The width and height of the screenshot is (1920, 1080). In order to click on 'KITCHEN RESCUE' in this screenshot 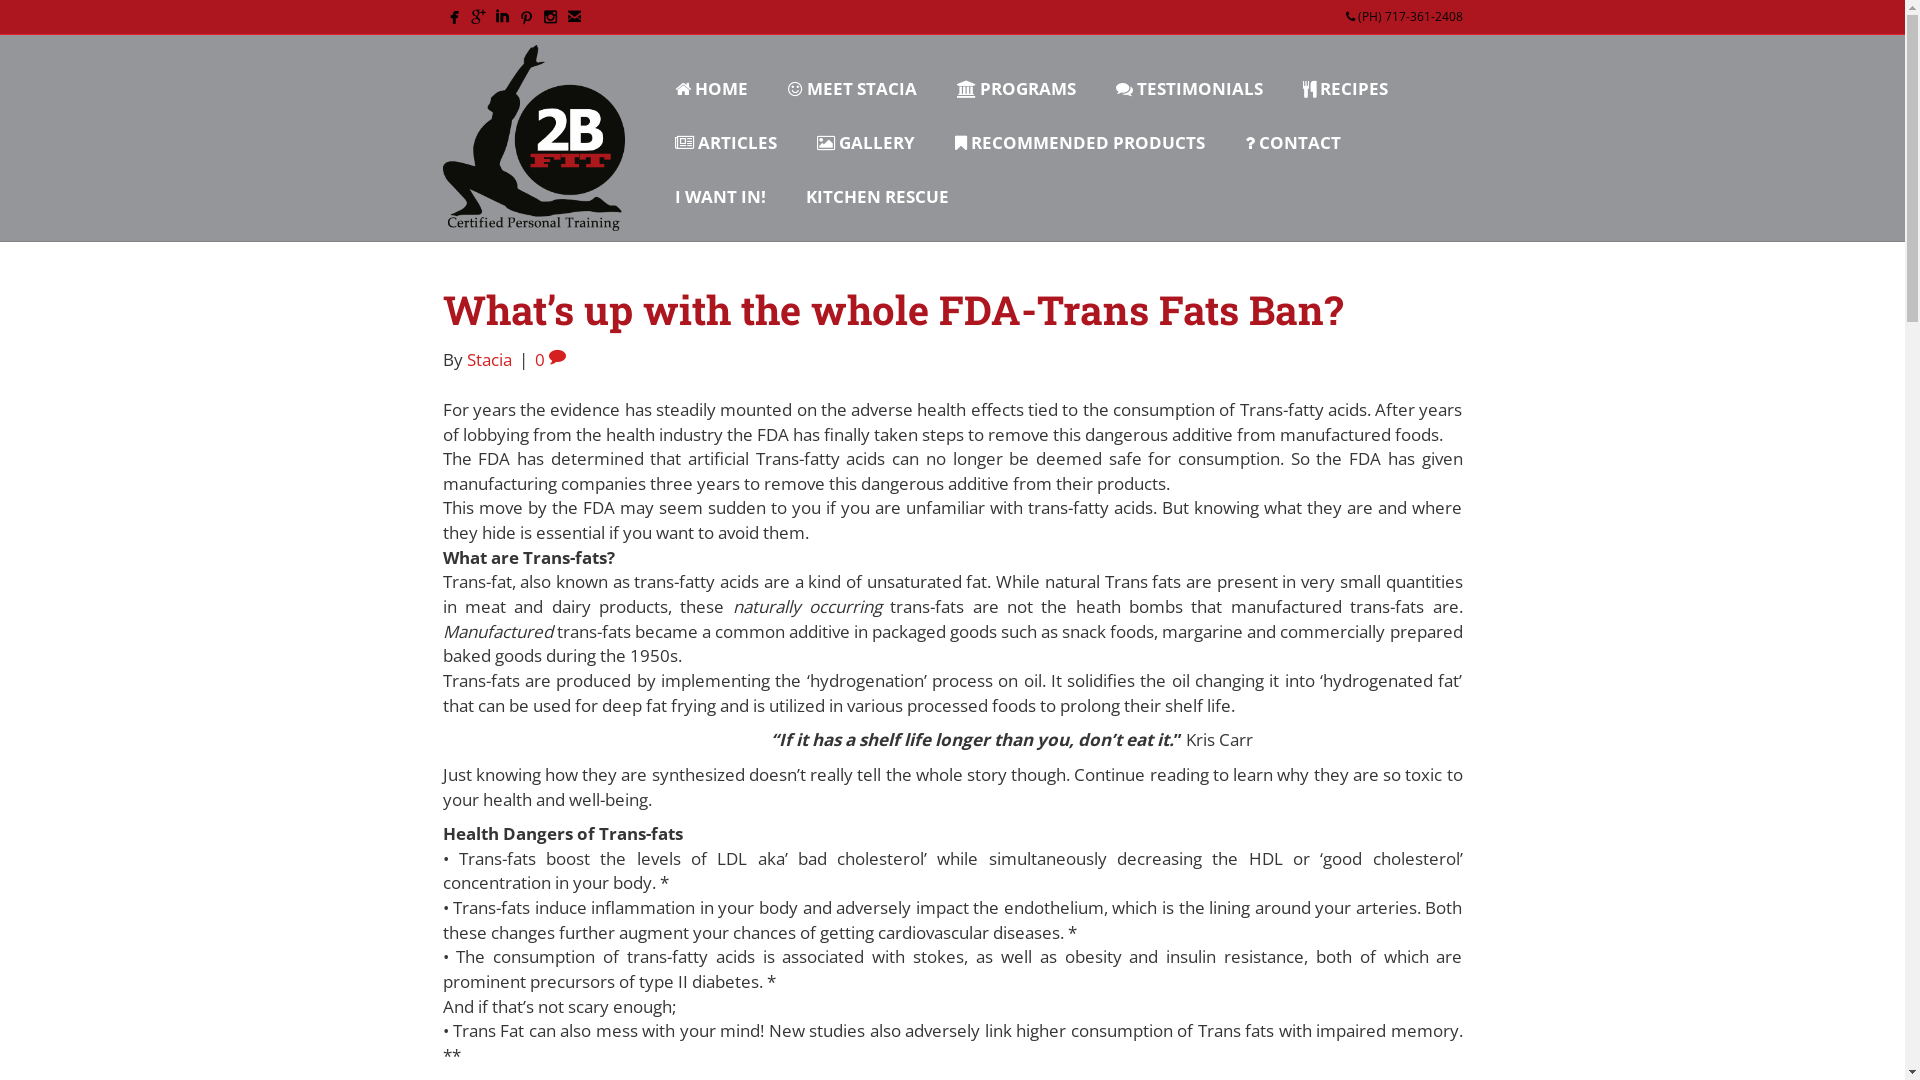, I will do `click(877, 192)`.